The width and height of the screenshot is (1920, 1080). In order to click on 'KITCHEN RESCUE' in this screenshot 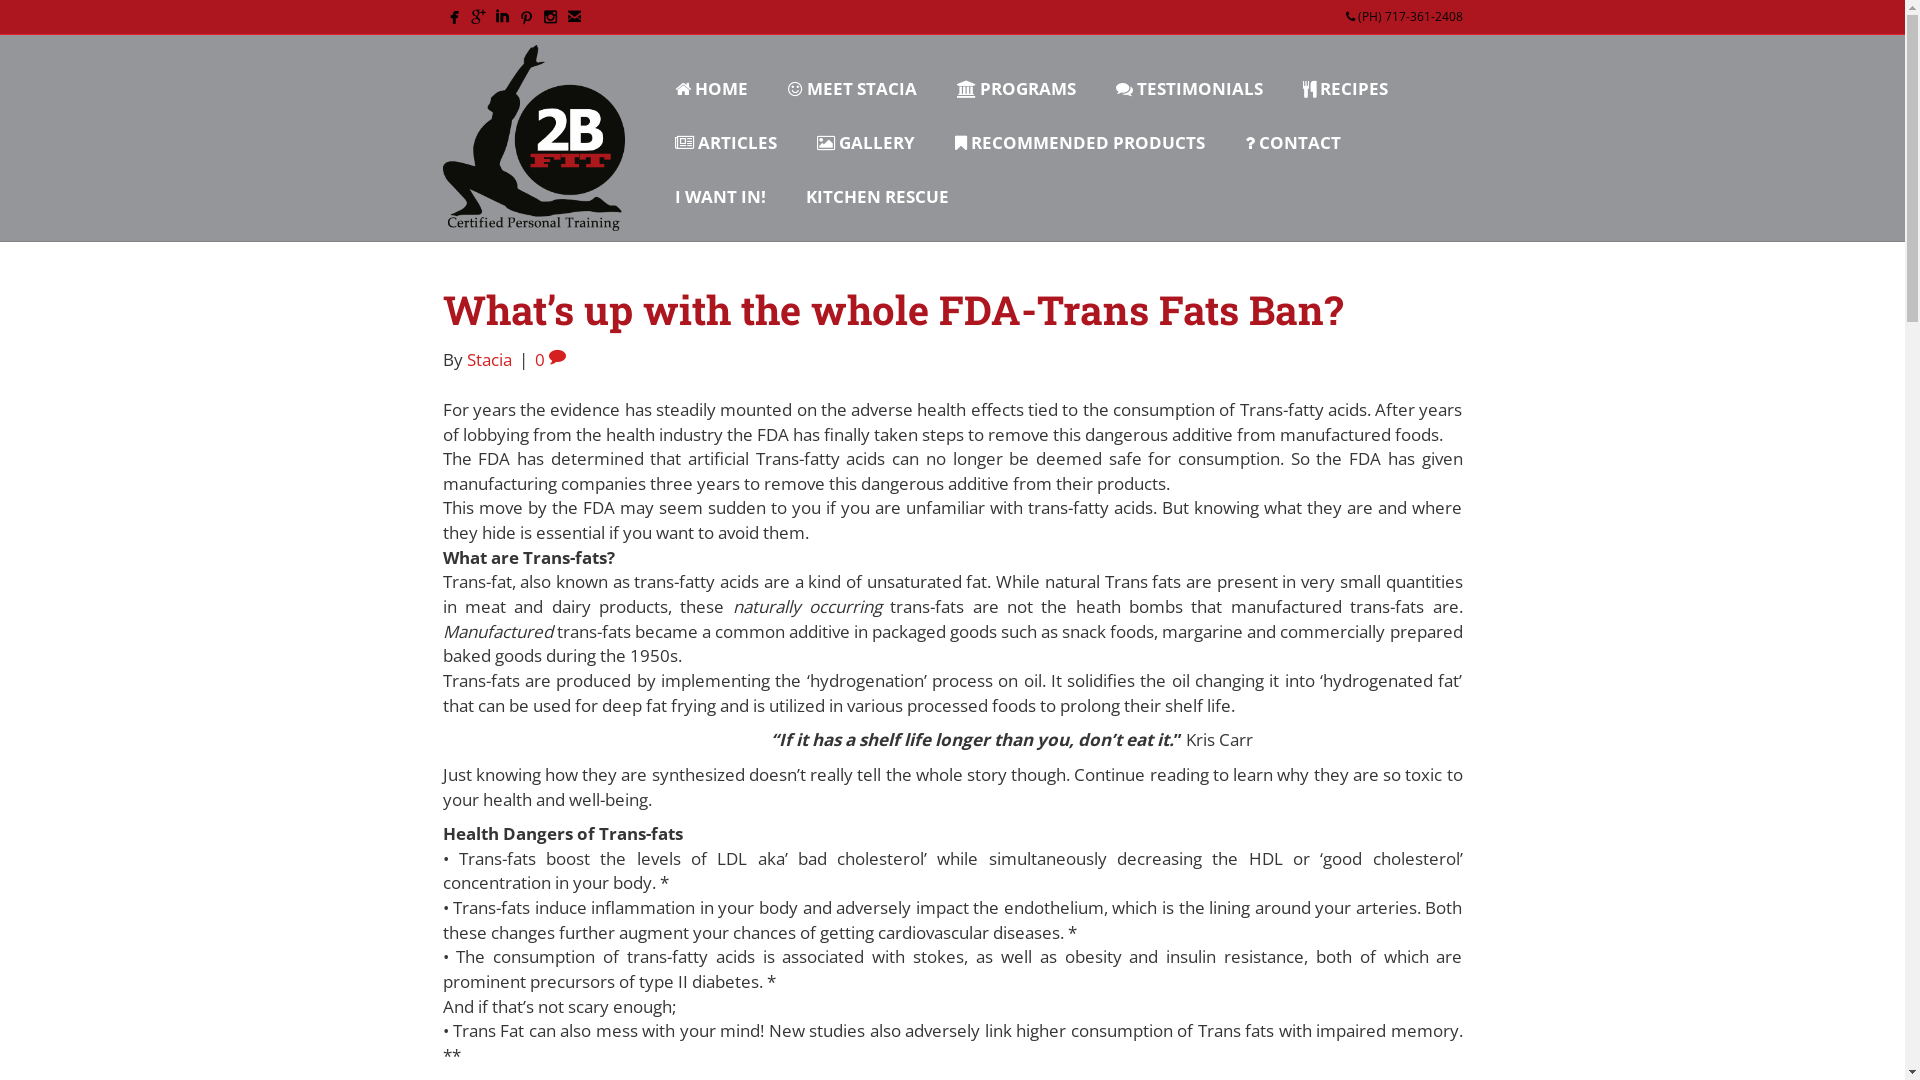, I will do `click(877, 192)`.